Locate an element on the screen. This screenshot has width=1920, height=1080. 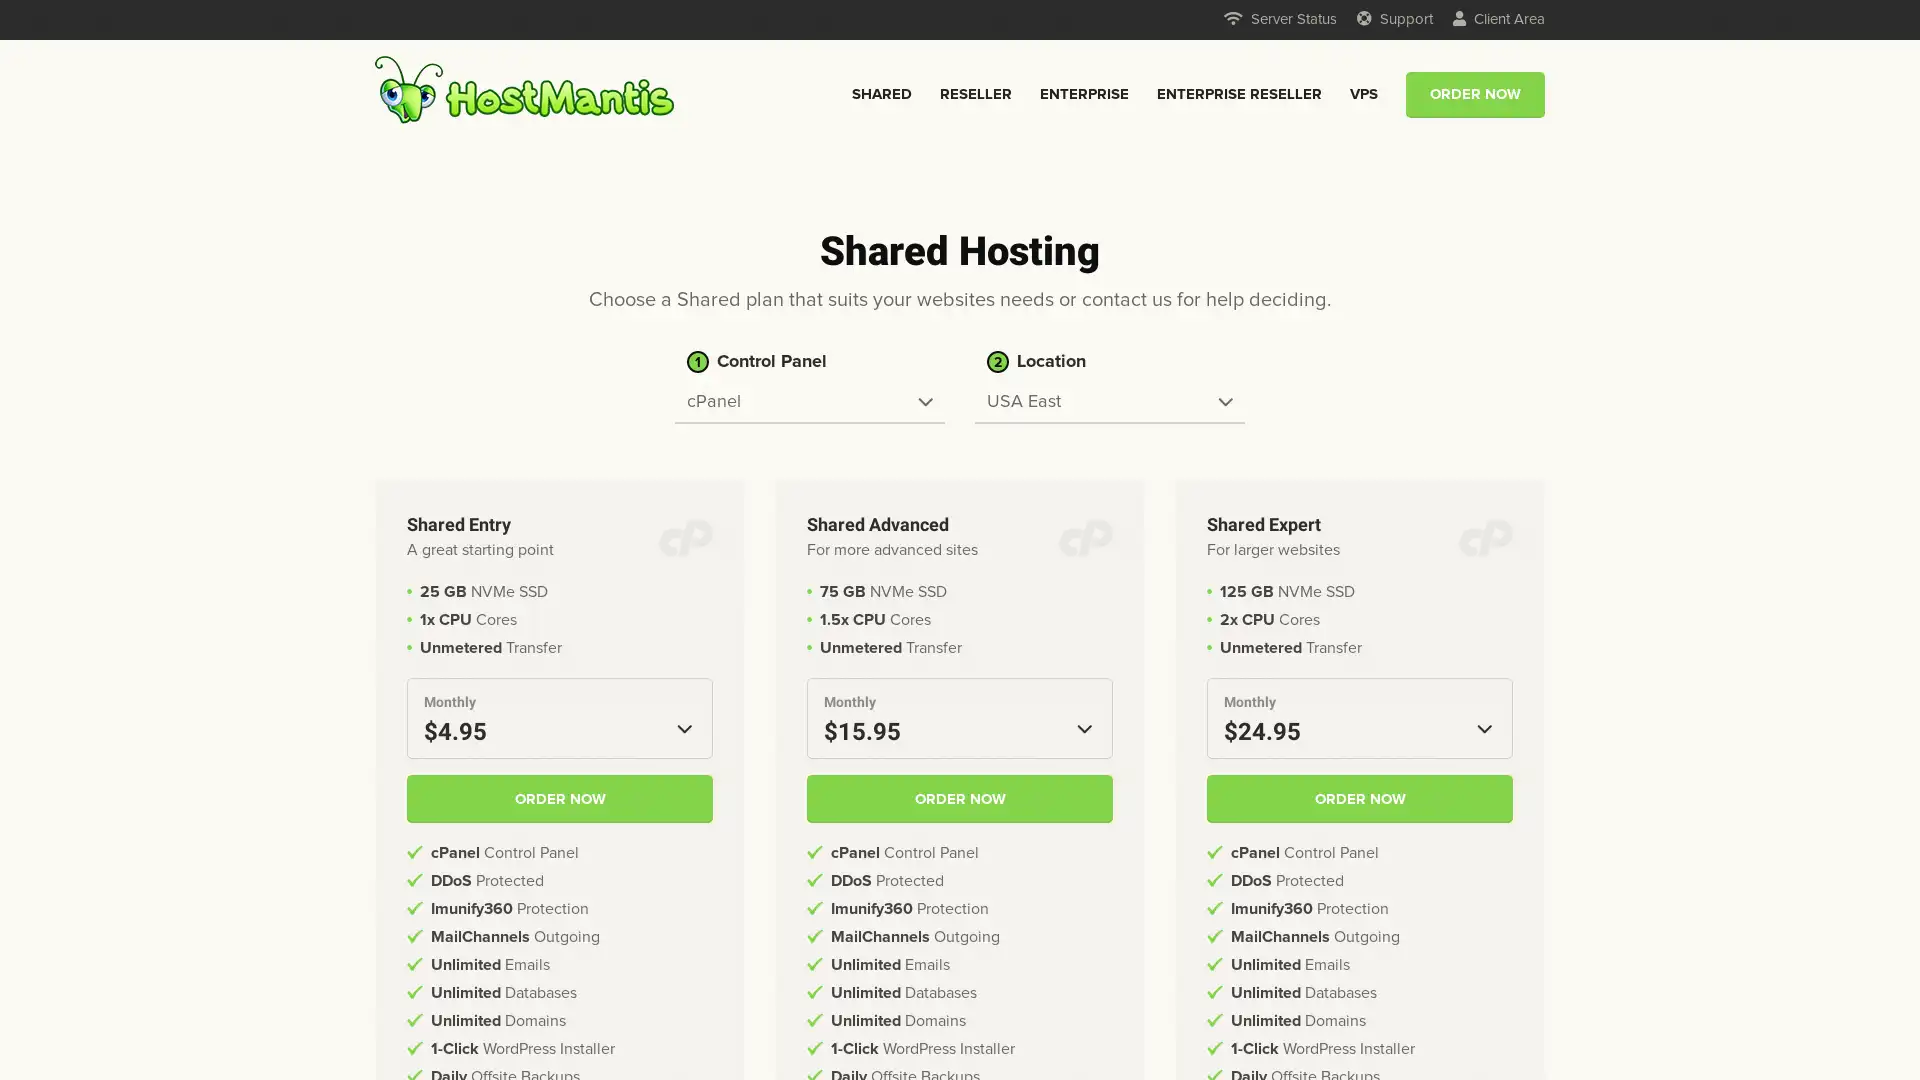
Monthly $15.95 is located at coordinates (960, 717).